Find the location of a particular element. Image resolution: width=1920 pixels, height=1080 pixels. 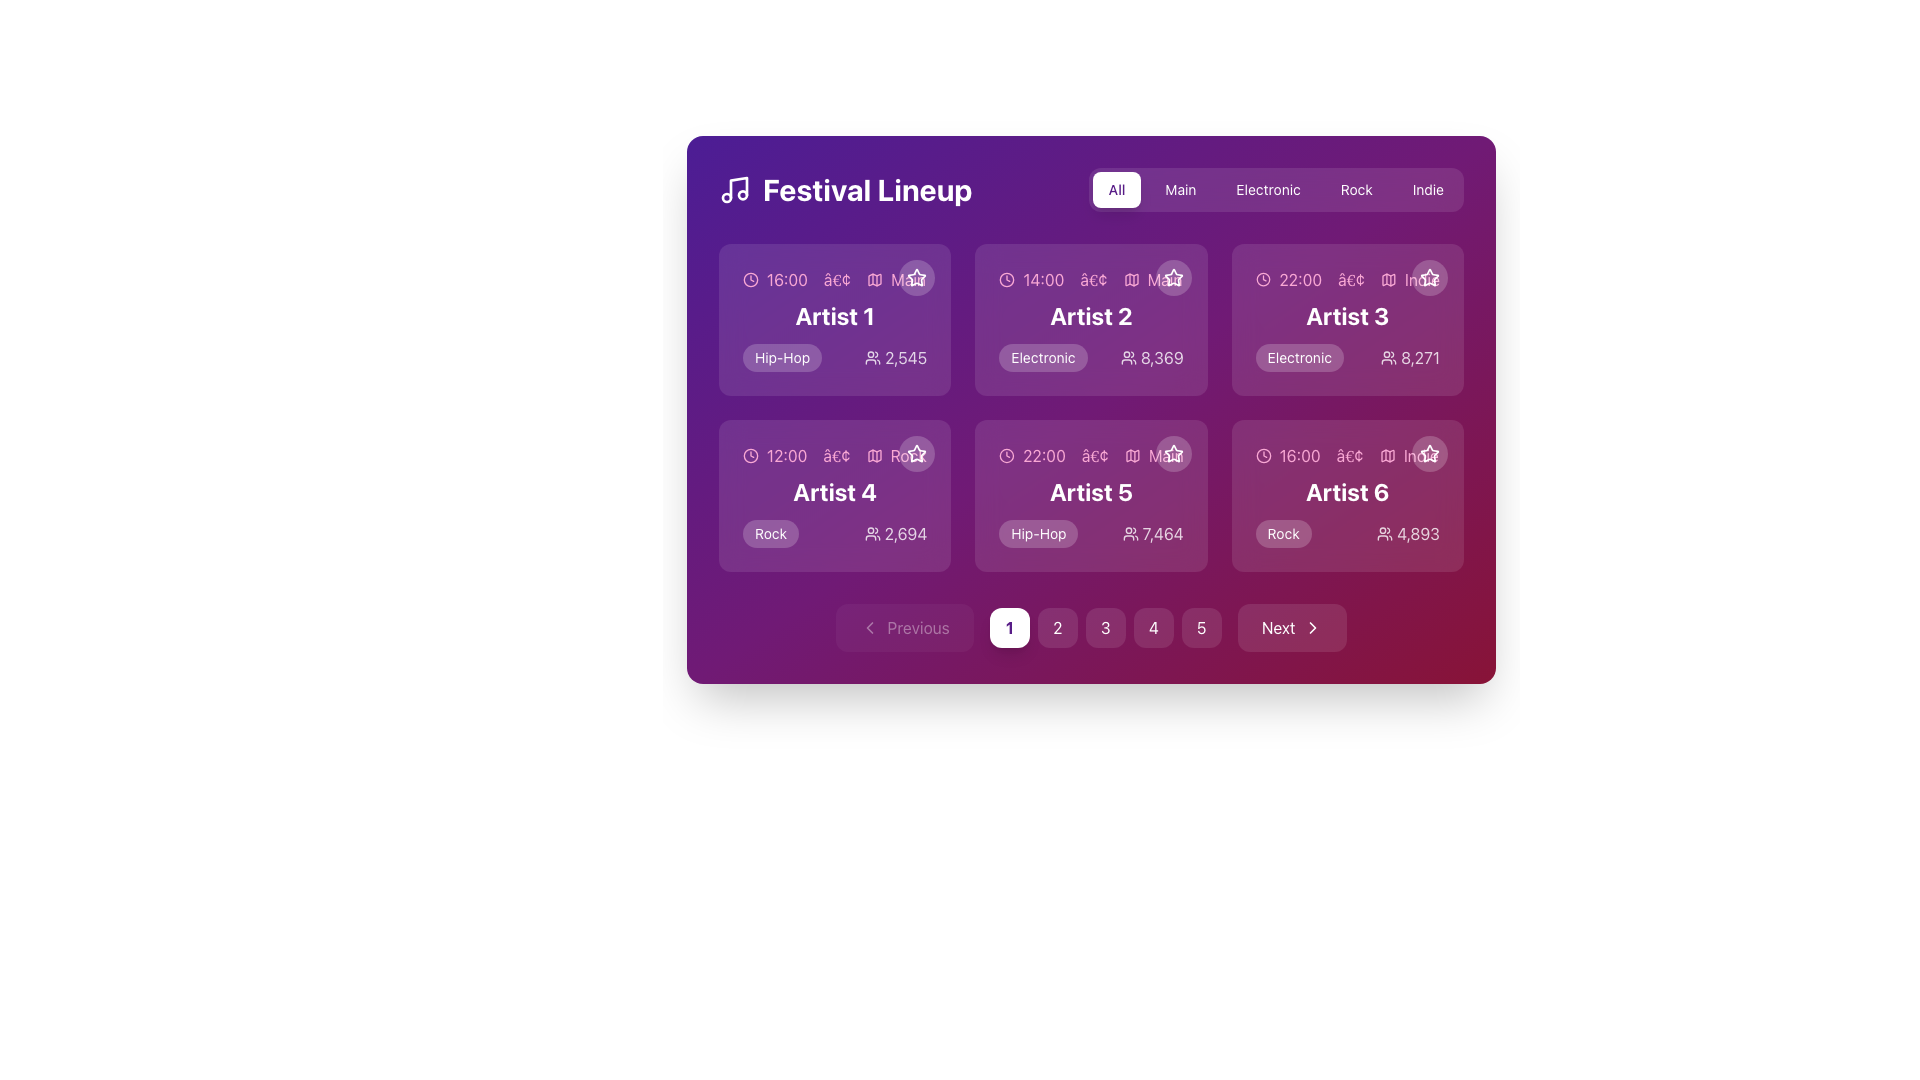

the interactive sub-component of the Metadata display for 'Artist 1', which includes details like genre 'Hip-Hop' and follower count '2,545' is located at coordinates (835, 357).